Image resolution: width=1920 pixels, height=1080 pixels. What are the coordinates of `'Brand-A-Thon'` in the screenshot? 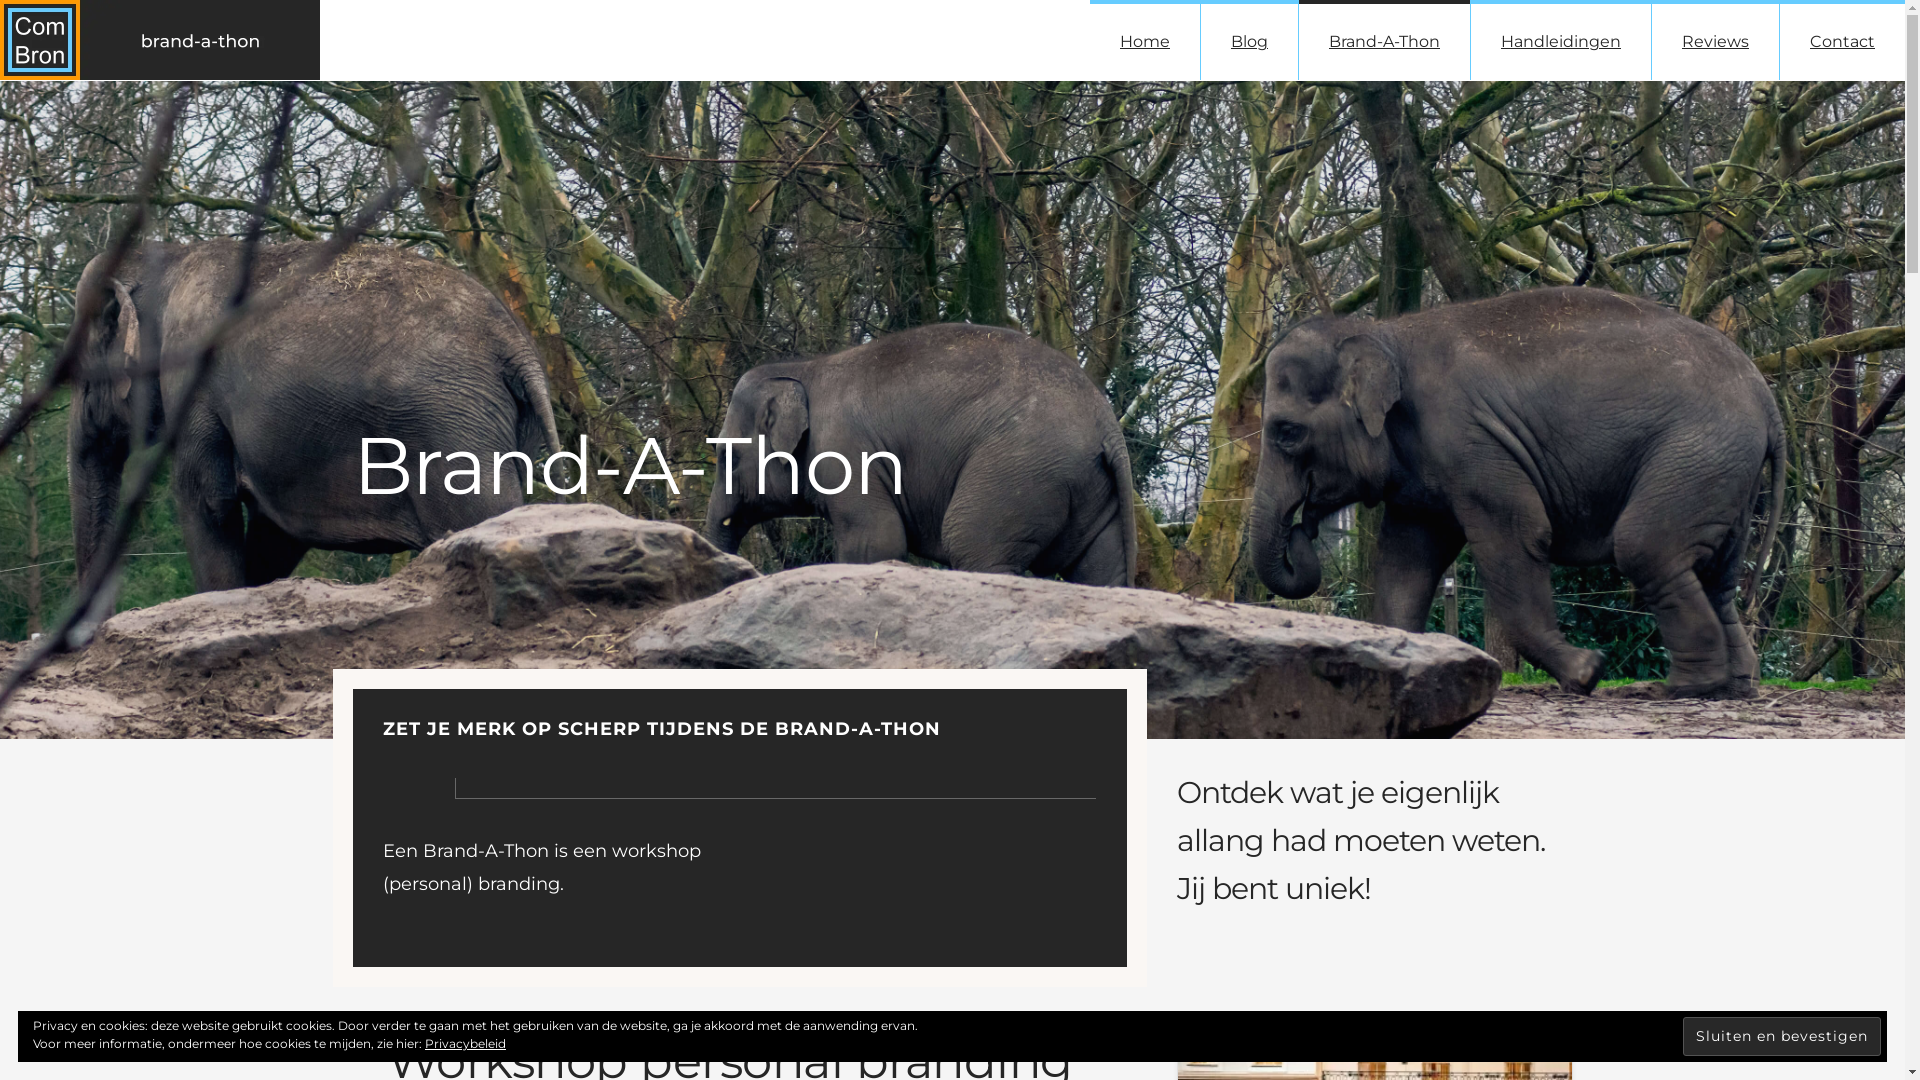 It's located at (1383, 39).